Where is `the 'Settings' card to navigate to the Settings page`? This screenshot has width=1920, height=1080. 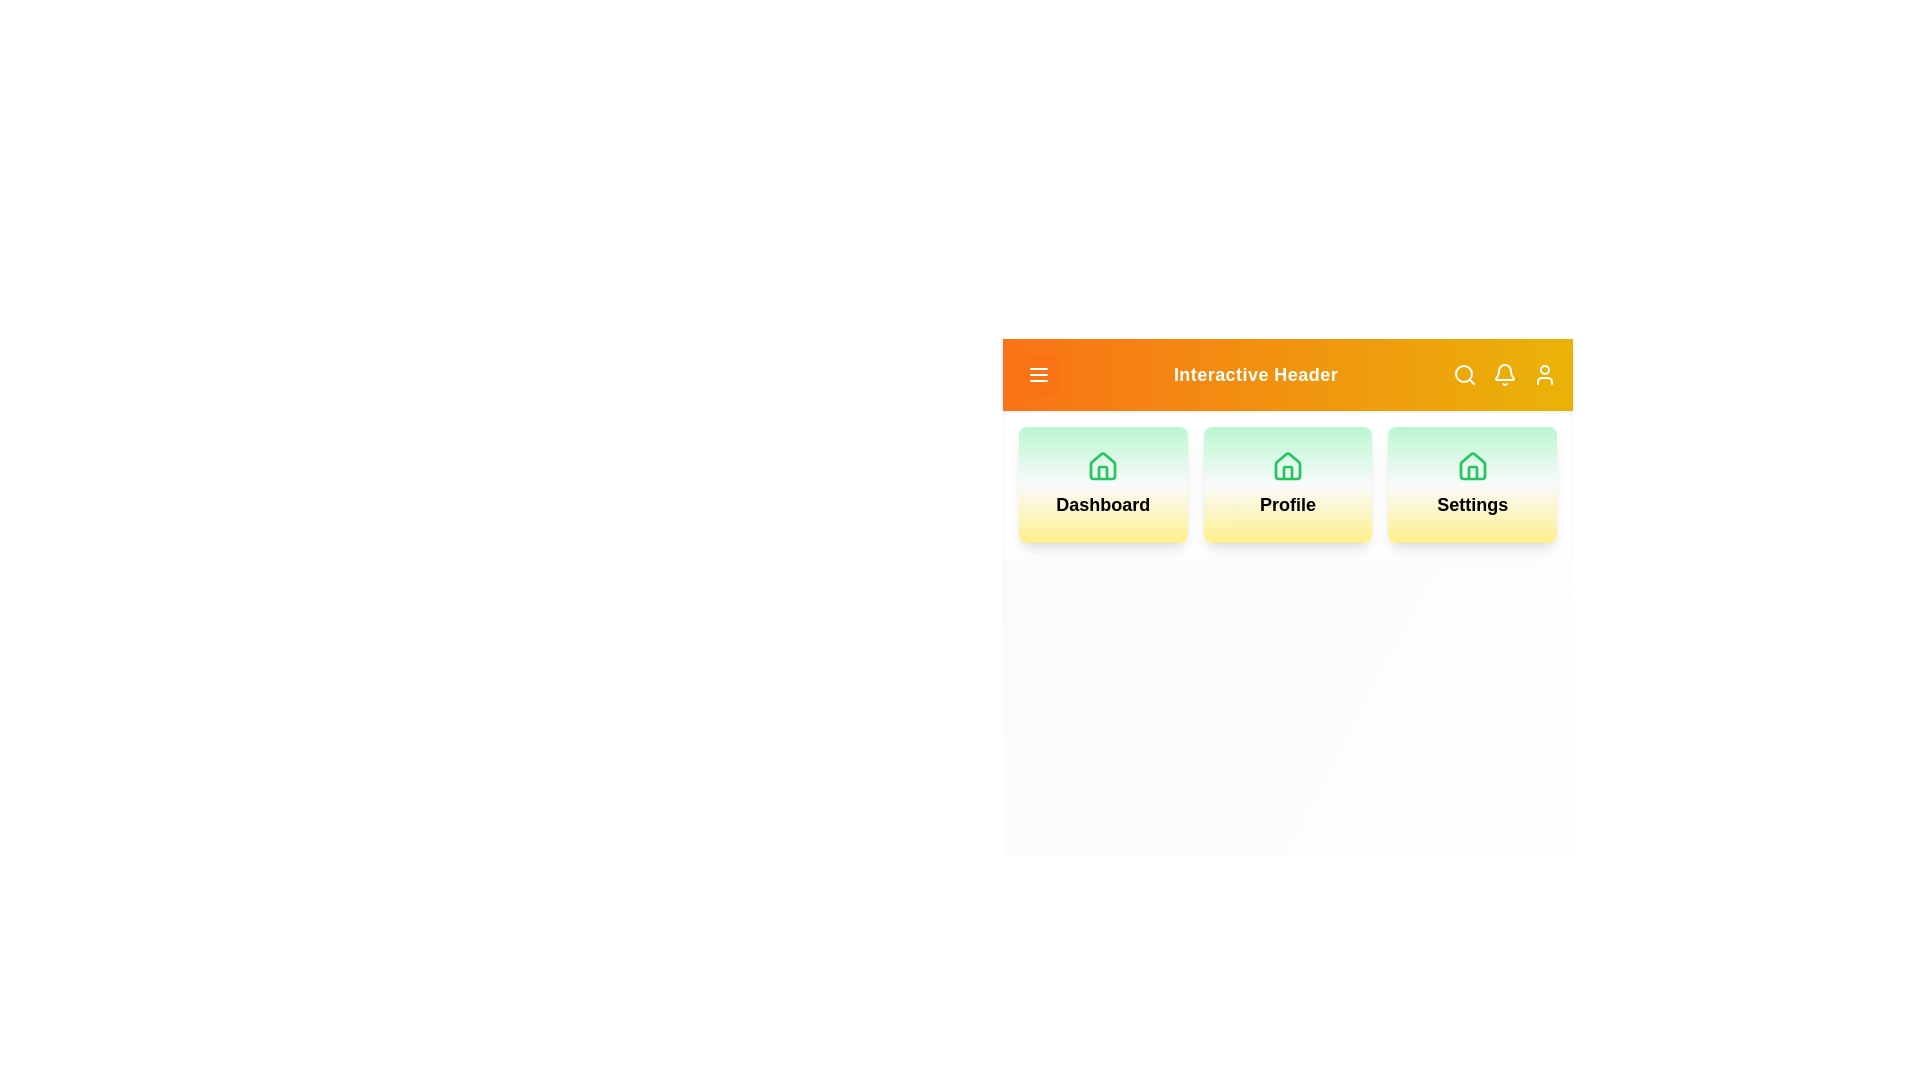
the 'Settings' card to navigate to the Settings page is located at coordinates (1472, 485).